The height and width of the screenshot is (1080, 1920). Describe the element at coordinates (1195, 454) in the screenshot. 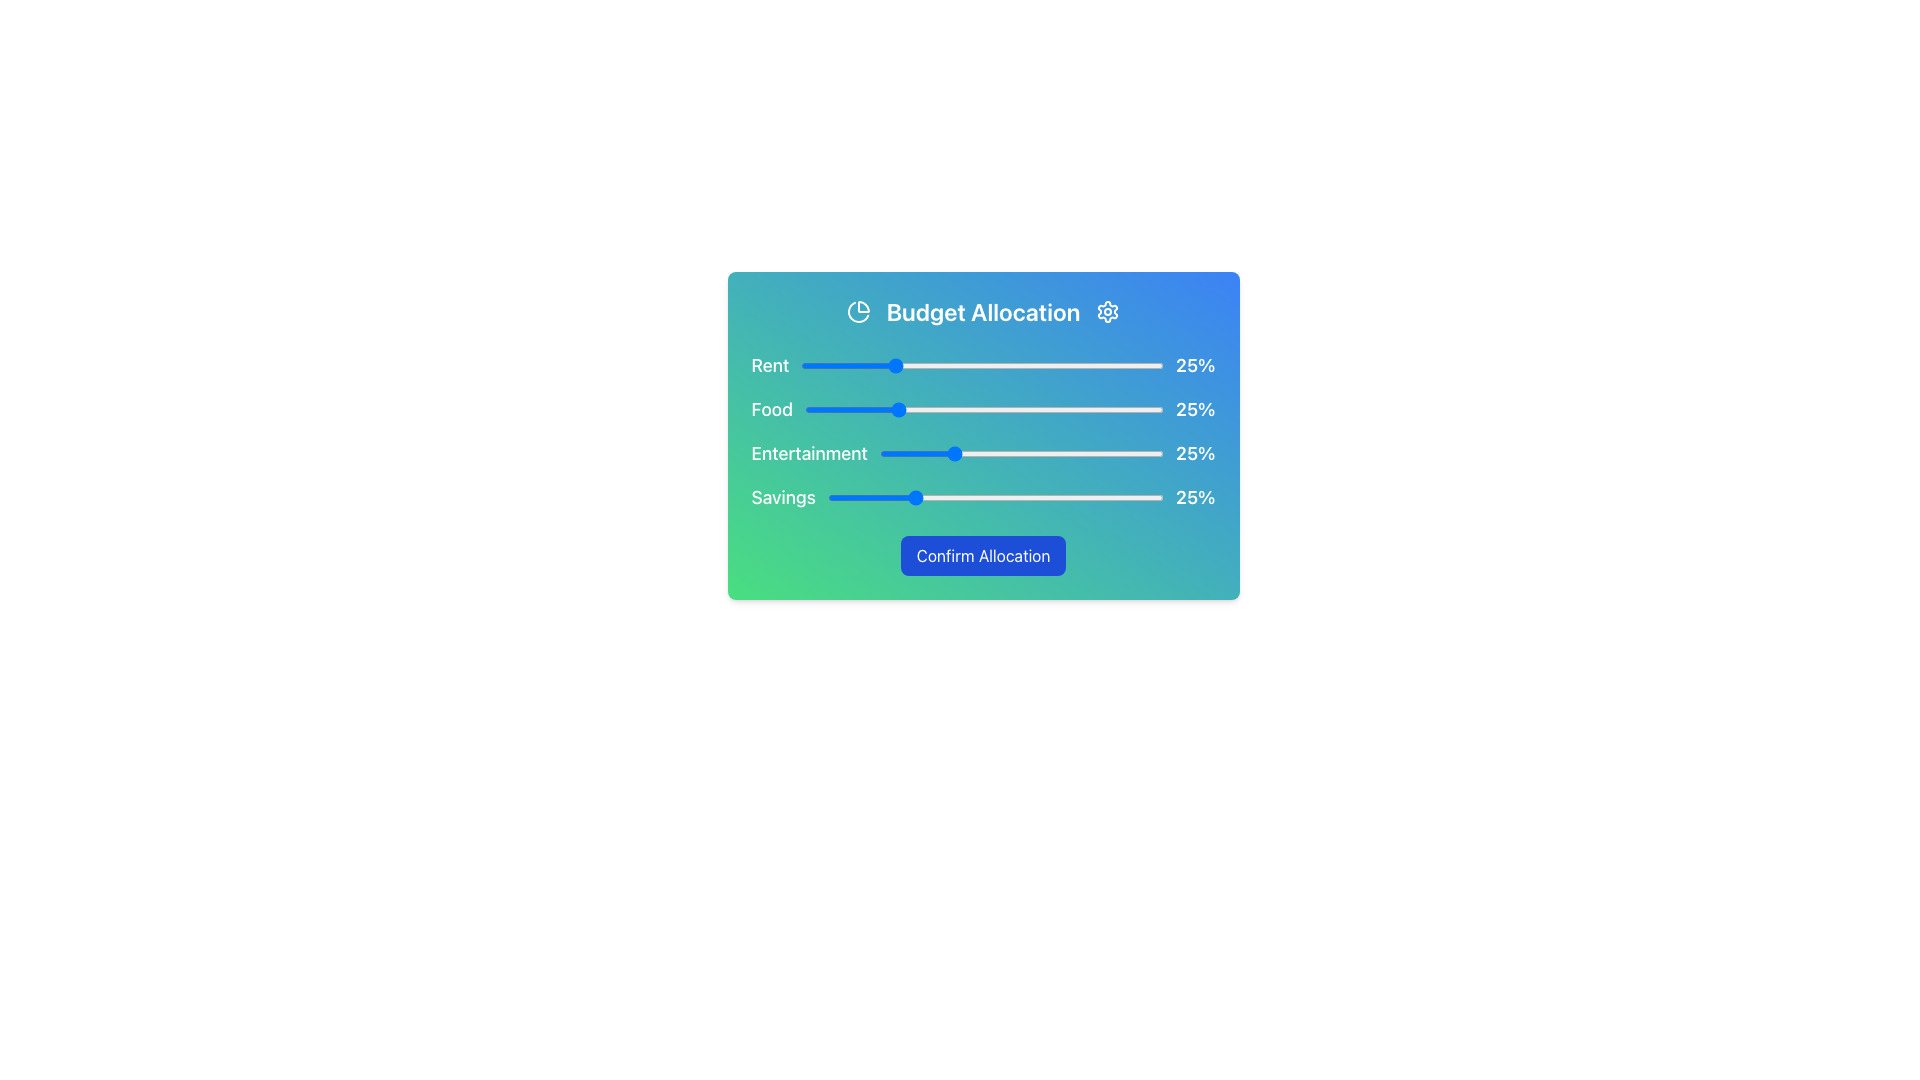

I see `the text label displaying '25%' which is bold and white, positioned in the rightmost position of the 'Entertainment' row, horizontally aligned with the associated slider` at that location.